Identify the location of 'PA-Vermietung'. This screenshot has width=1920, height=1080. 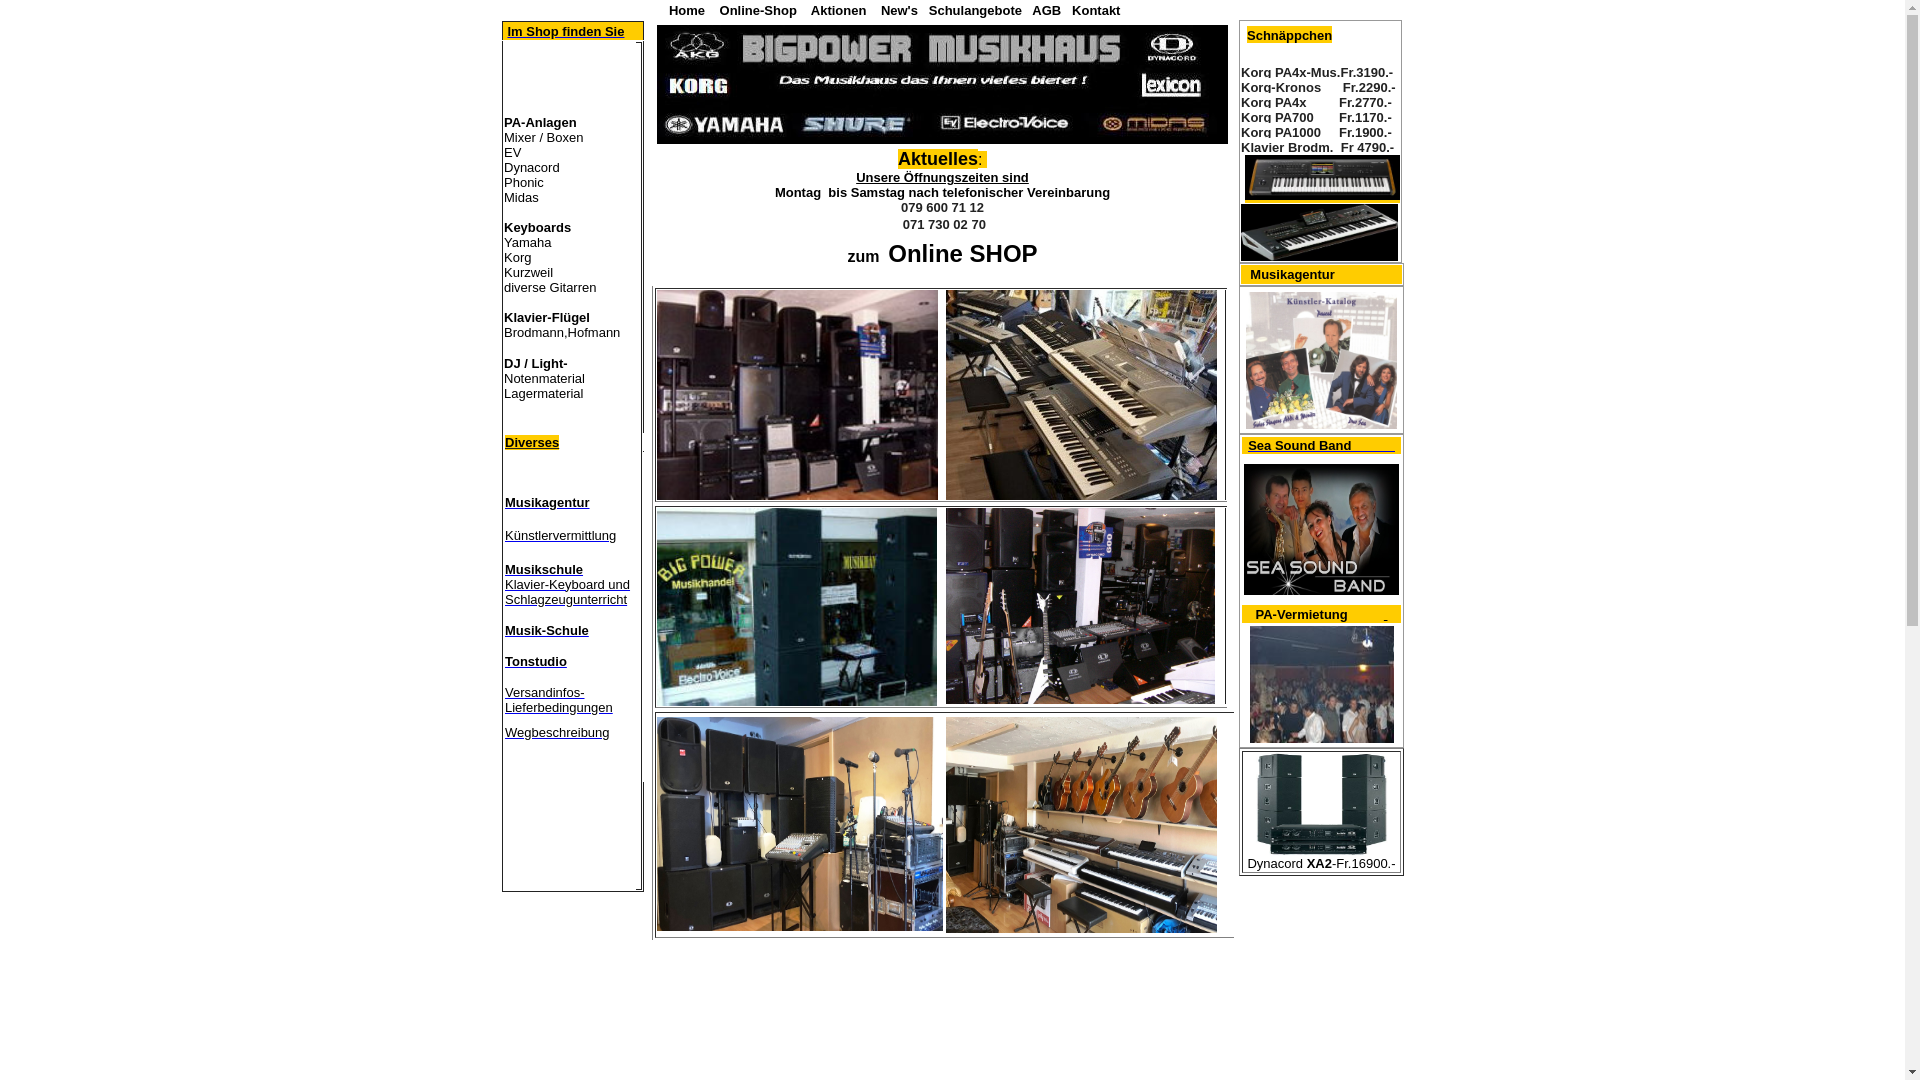
(1301, 614).